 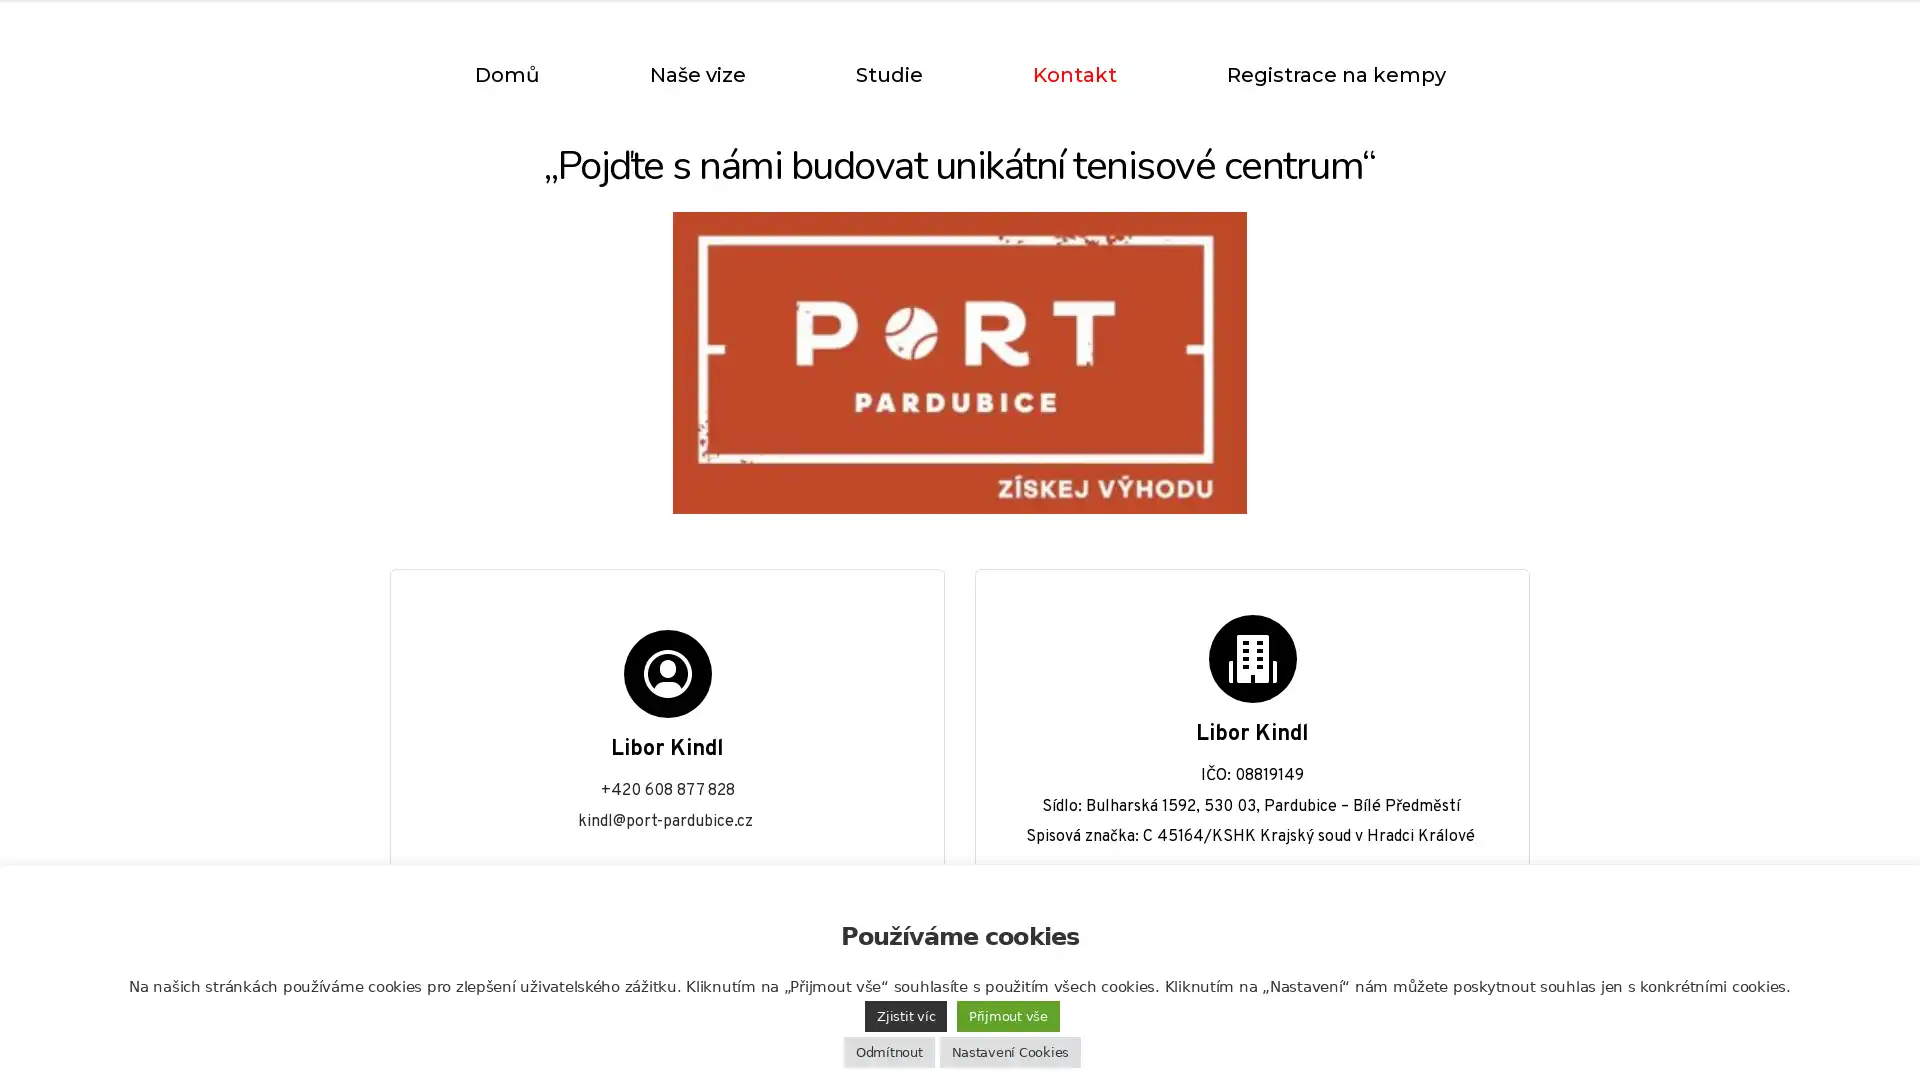 What do you see at coordinates (887, 1051) in the screenshot?
I see `Odmitnout` at bounding box center [887, 1051].